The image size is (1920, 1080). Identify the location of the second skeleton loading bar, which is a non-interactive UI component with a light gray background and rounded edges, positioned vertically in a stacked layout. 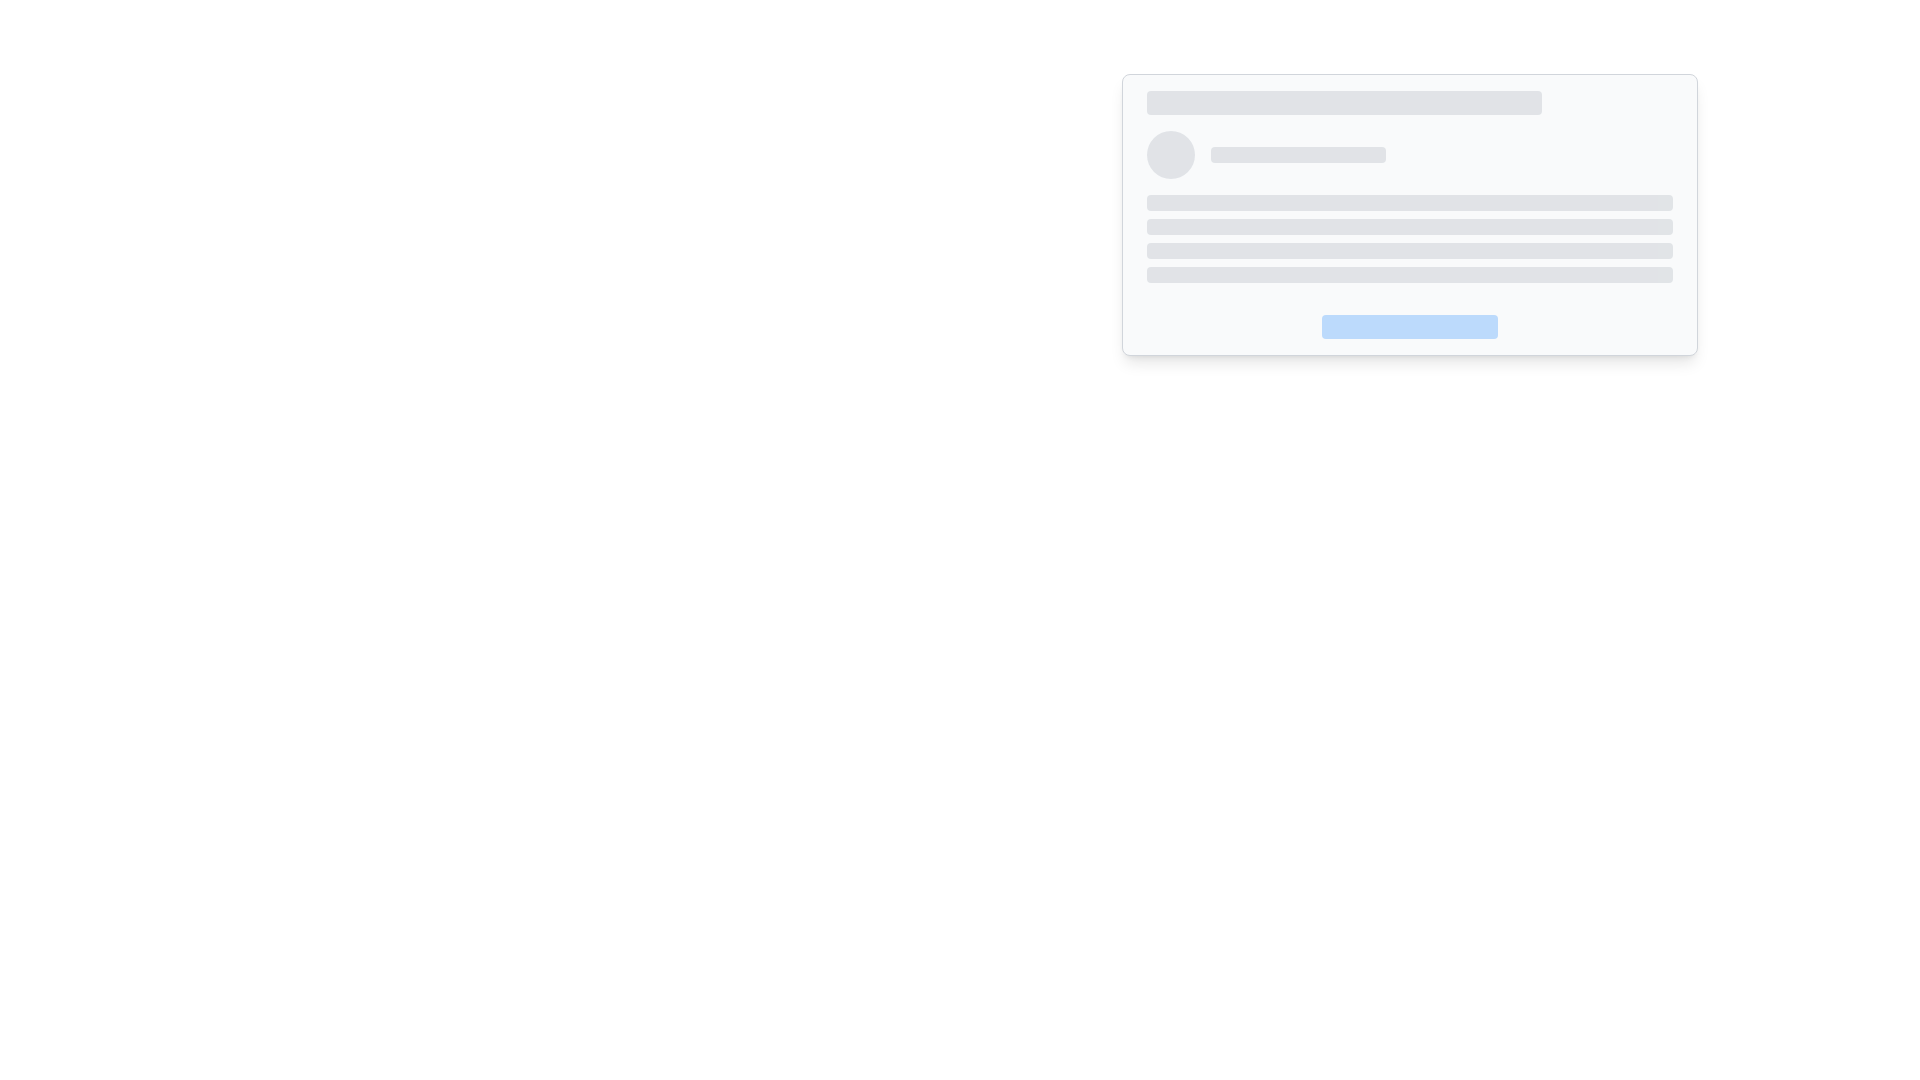
(1409, 226).